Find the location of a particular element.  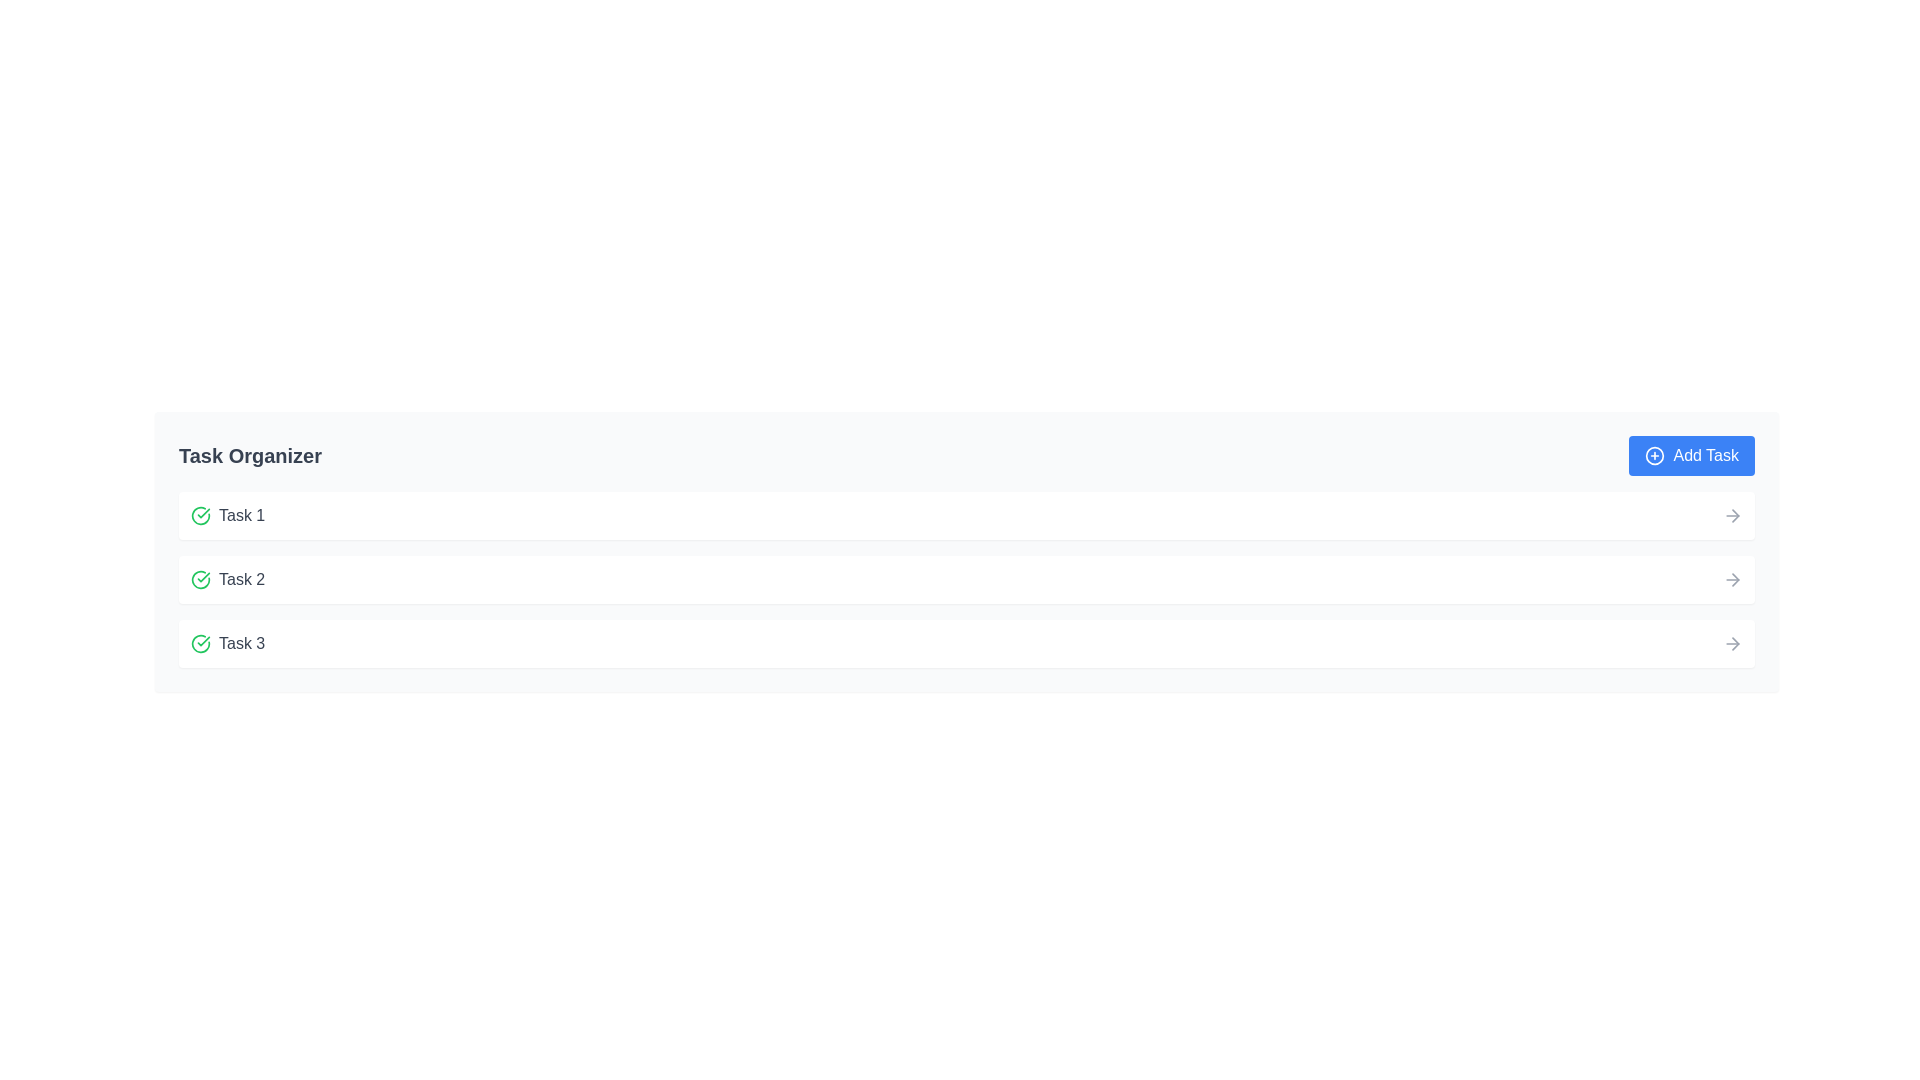

the icon element styled as a graphical marker within the 'Add Task' button, which is positioned is located at coordinates (1655, 455).